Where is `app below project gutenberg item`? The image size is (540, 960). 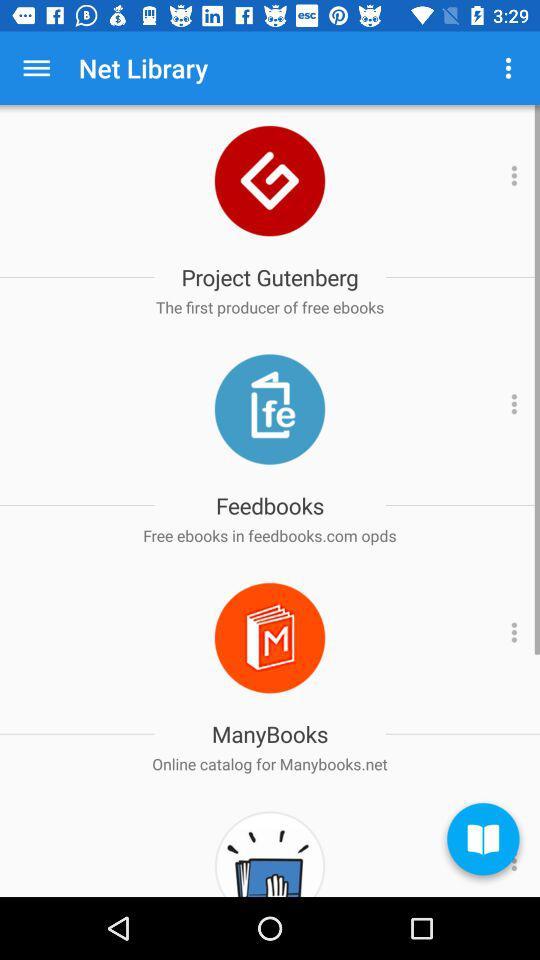
app below project gutenberg item is located at coordinates (270, 307).